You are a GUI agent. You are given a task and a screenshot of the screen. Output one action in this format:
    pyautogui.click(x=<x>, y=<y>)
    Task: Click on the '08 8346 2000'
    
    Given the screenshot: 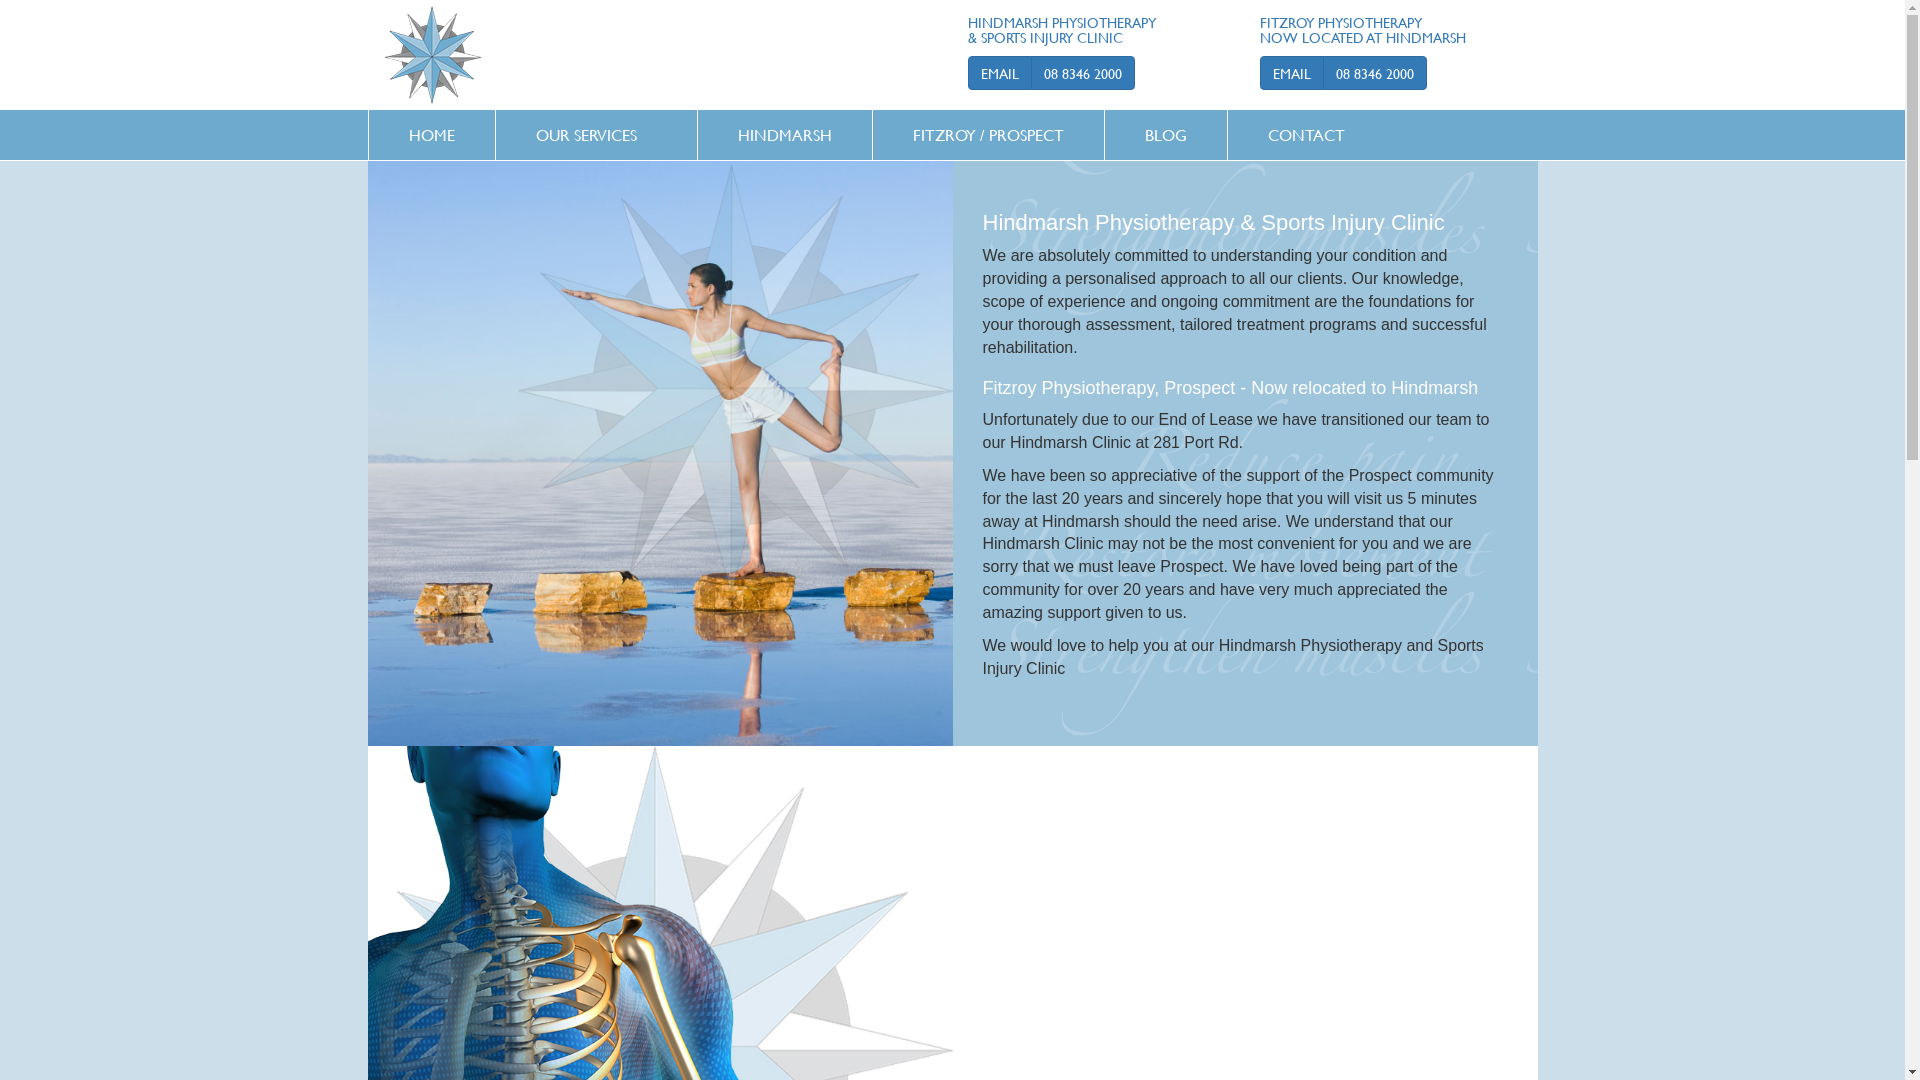 What is the action you would take?
    pyautogui.click(x=1373, y=72)
    